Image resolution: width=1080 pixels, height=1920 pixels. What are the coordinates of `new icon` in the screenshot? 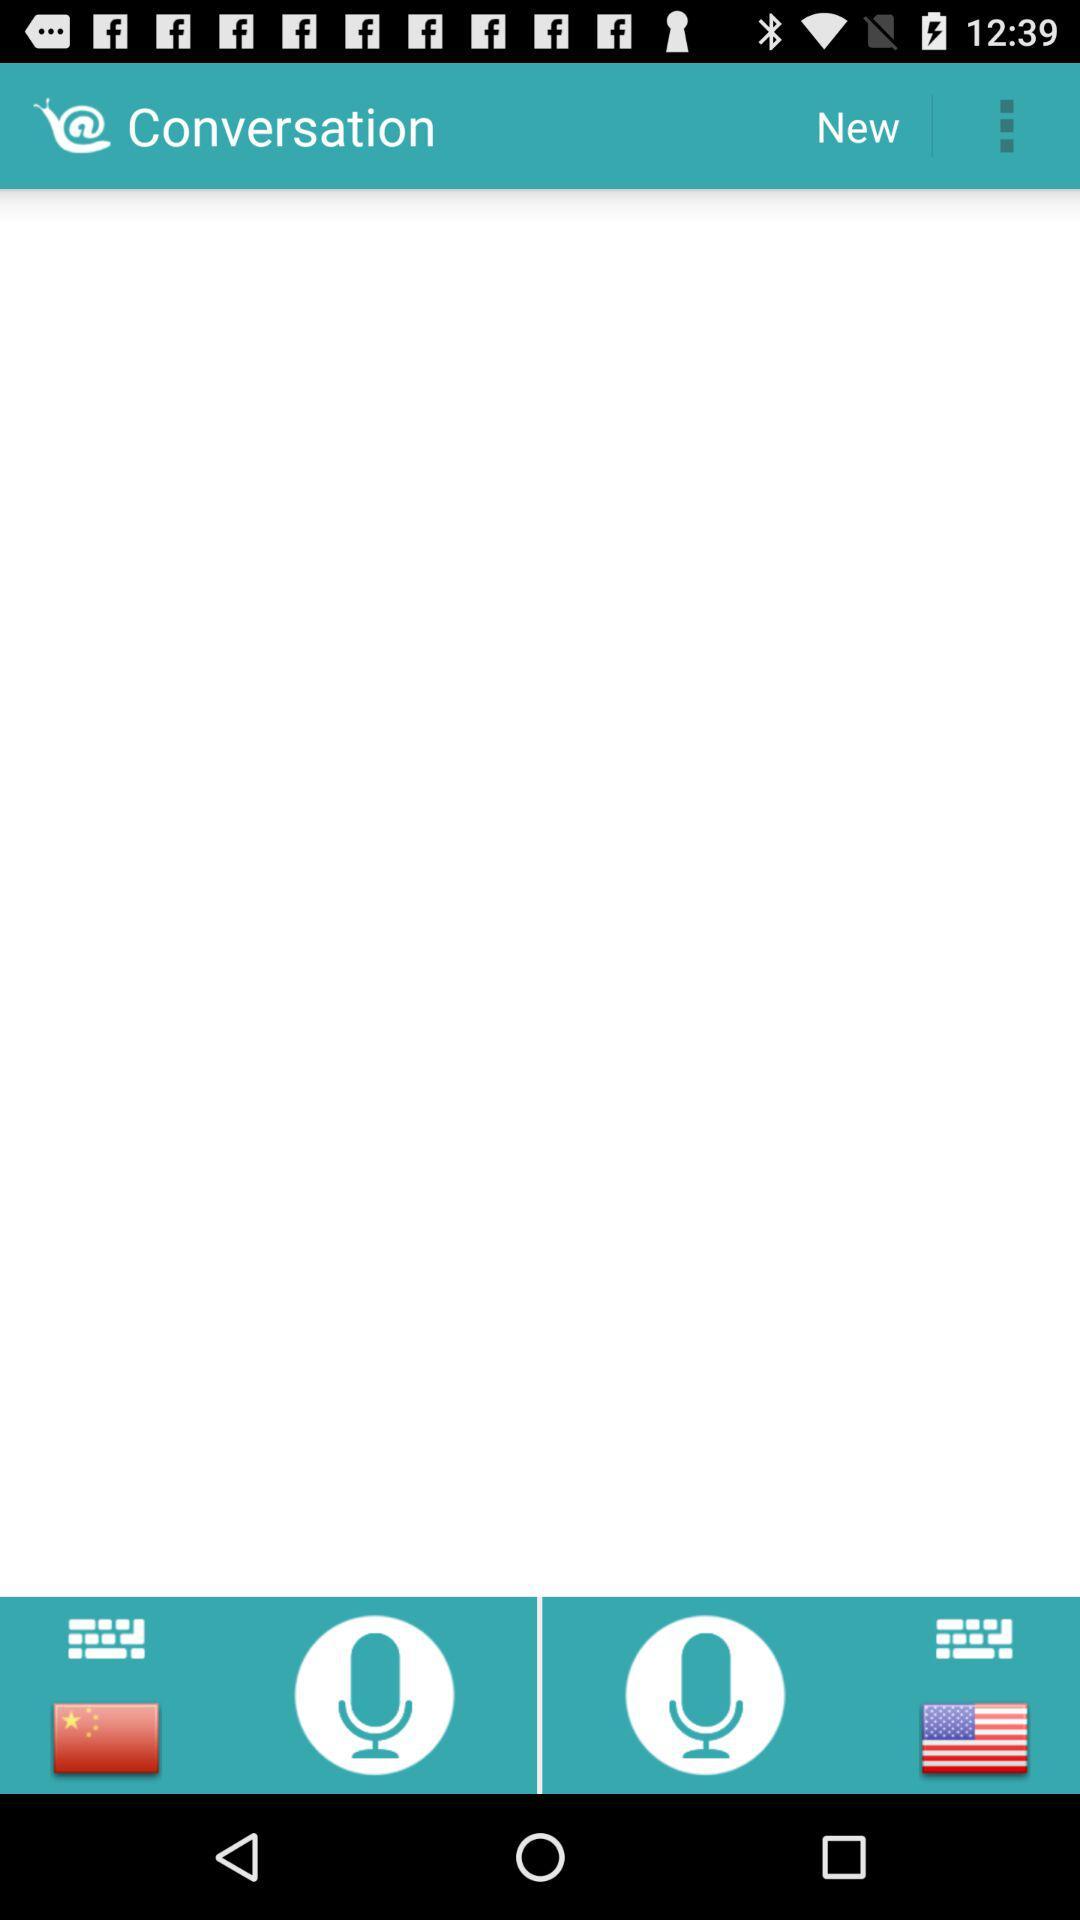 It's located at (856, 124).